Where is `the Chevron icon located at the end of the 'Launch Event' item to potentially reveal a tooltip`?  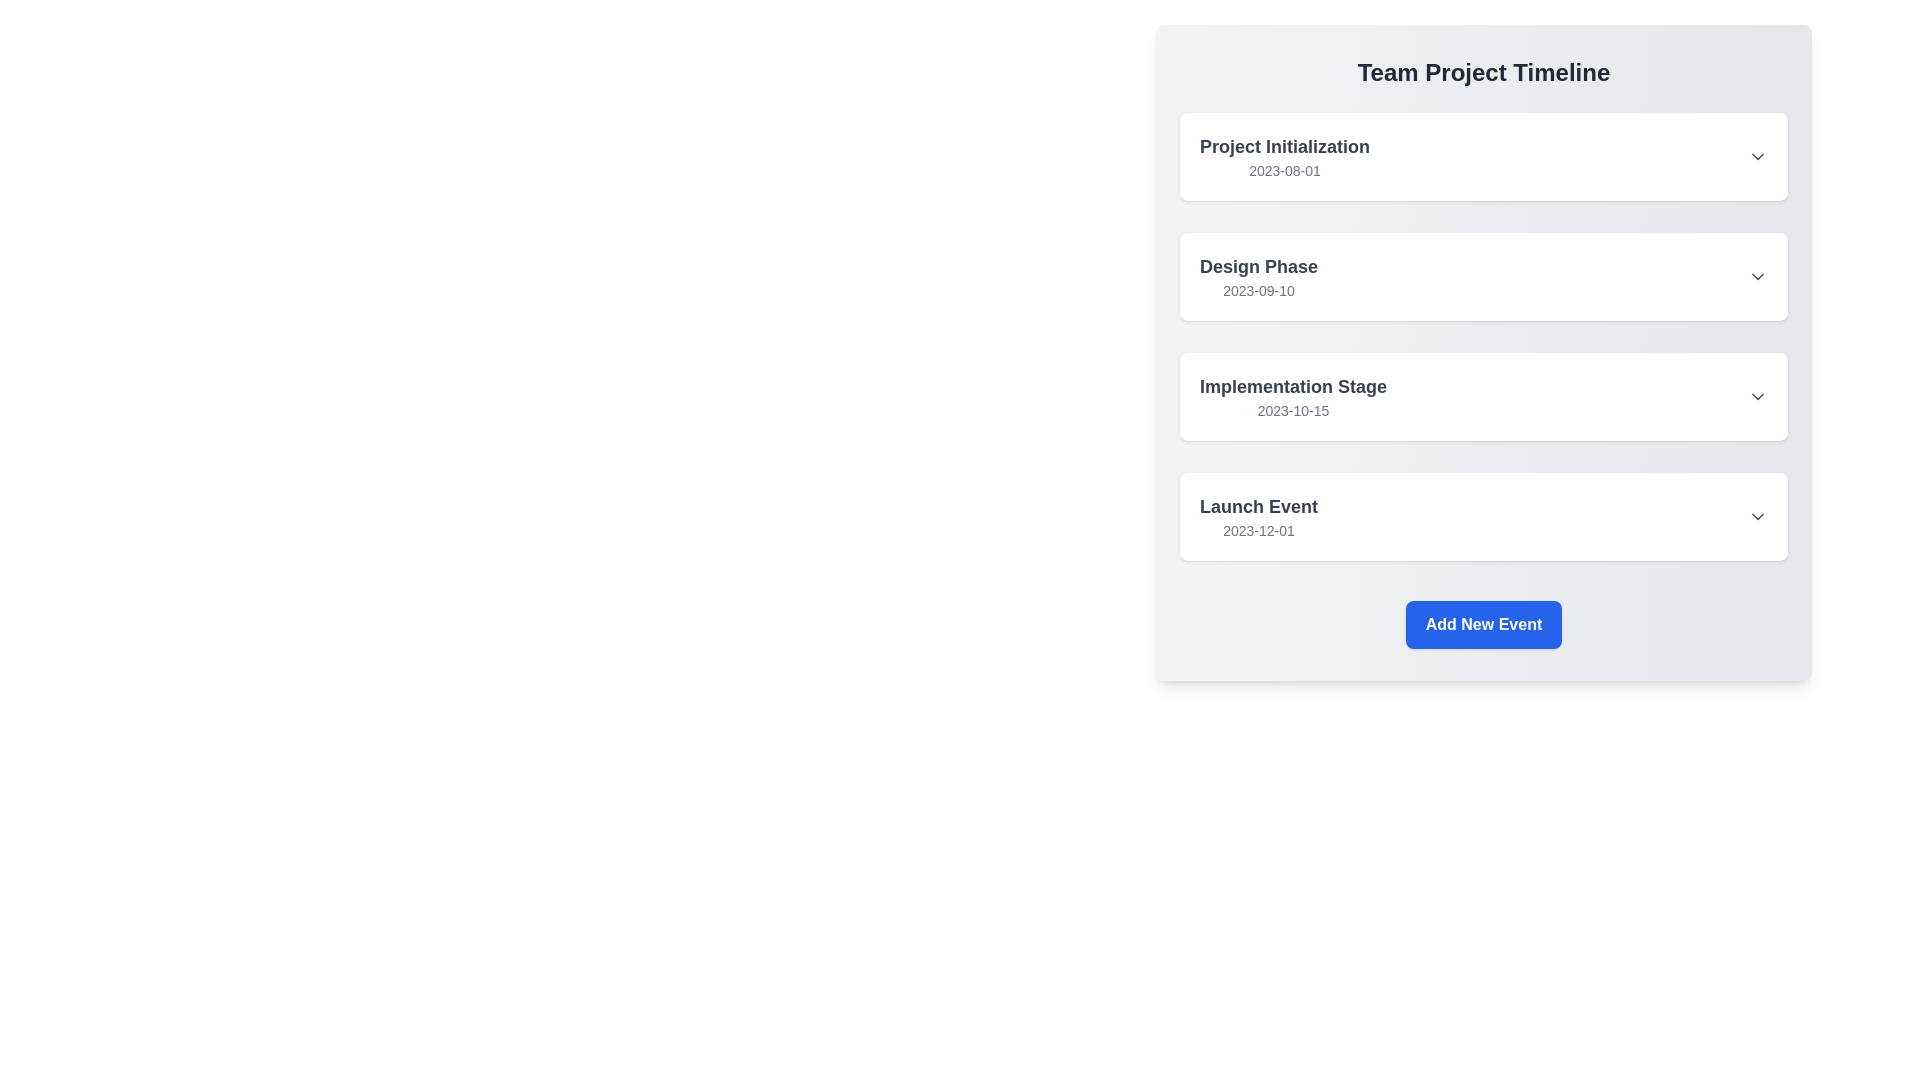 the Chevron icon located at the end of the 'Launch Event' item to potentially reveal a tooltip is located at coordinates (1756, 515).